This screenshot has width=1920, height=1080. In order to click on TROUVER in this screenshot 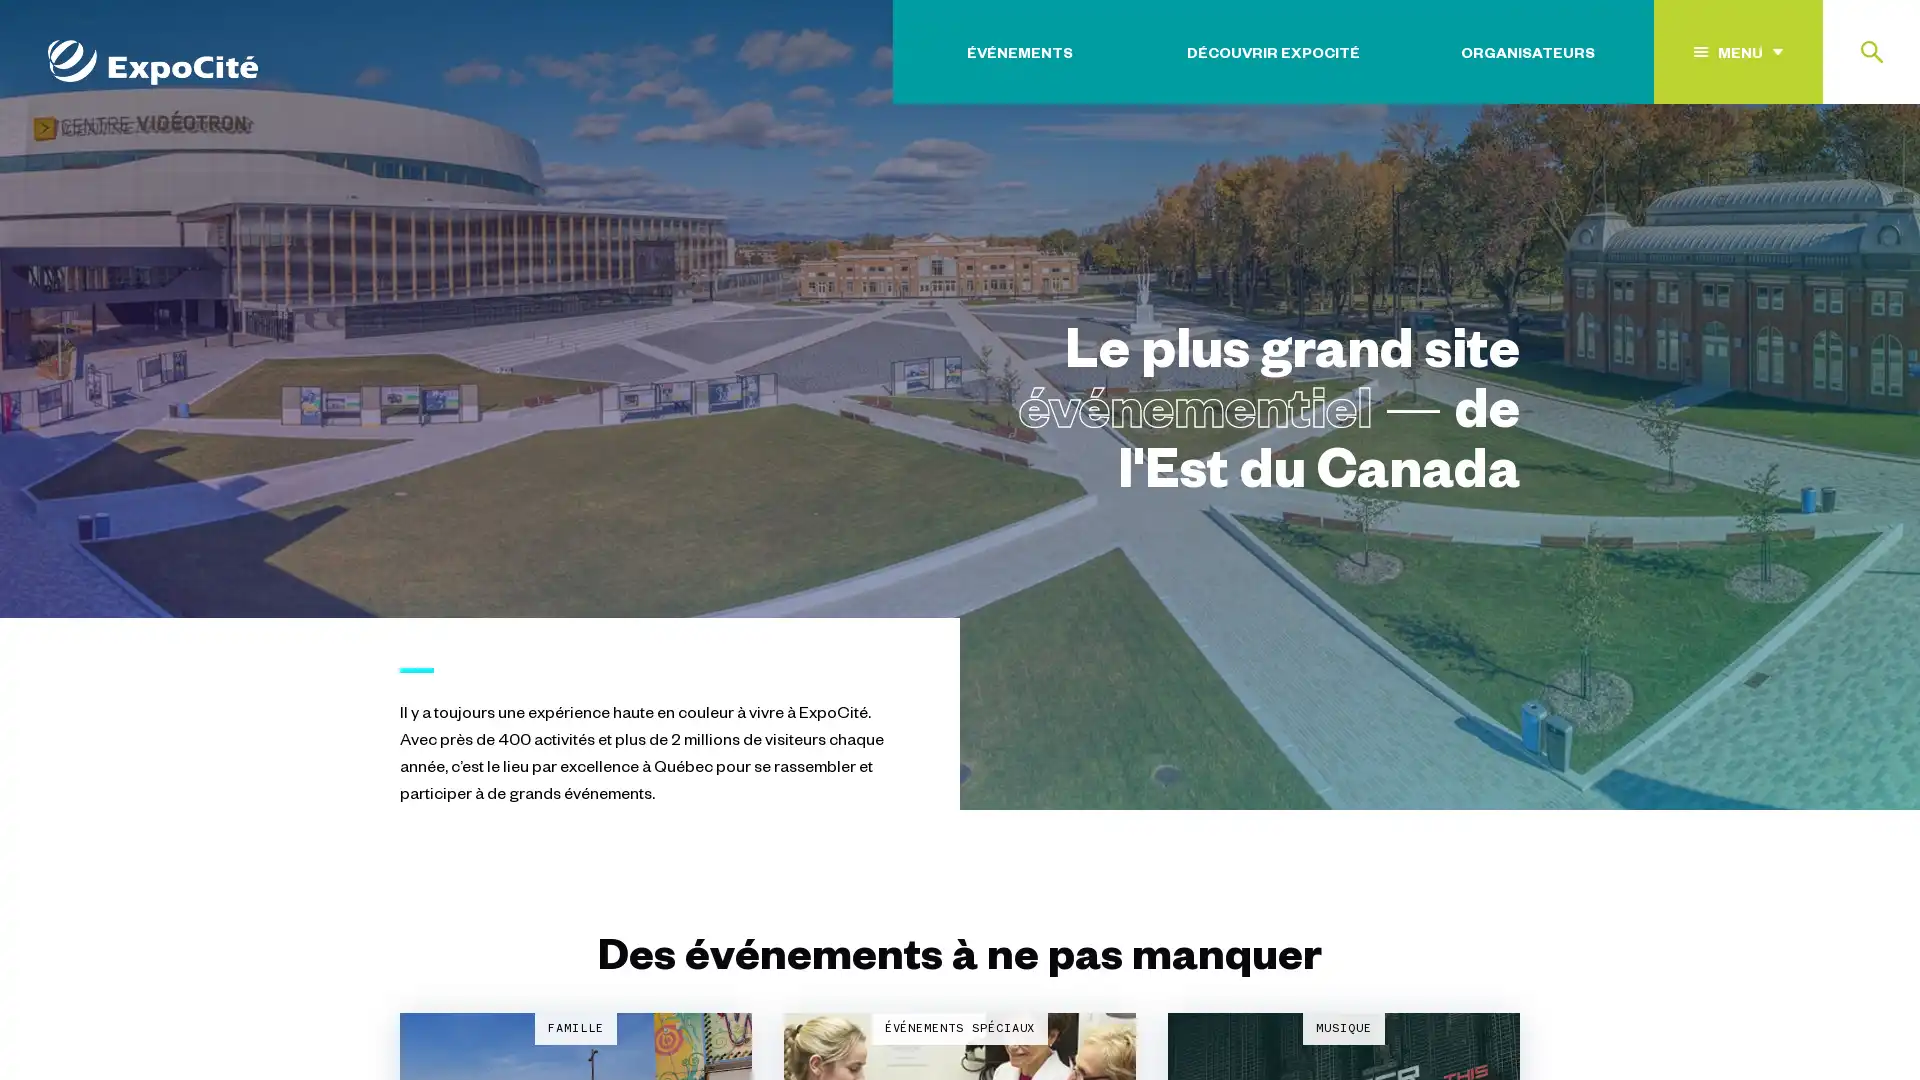, I will do `click(1820, 173)`.